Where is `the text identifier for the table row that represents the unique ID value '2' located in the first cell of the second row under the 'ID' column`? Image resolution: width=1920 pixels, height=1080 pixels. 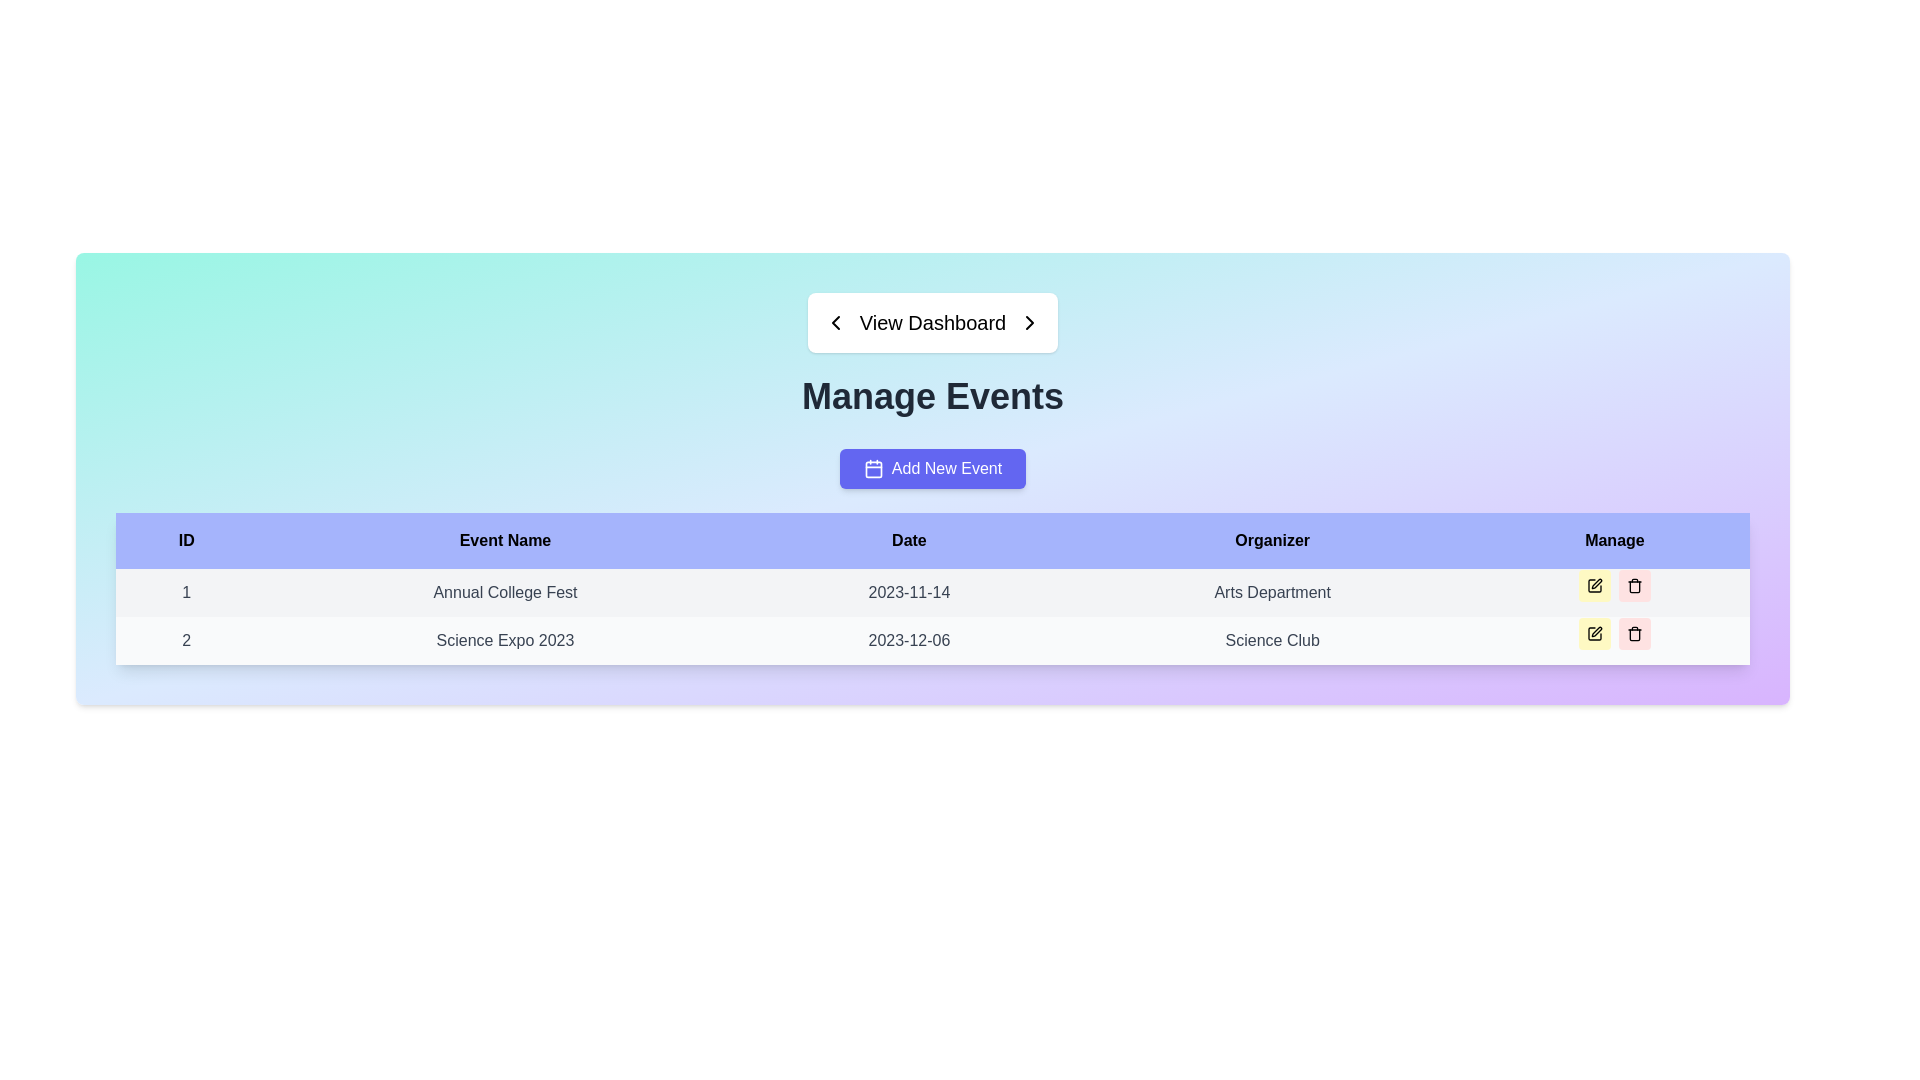
the text identifier for the table row that represents the unique ID value '2' located in the first cell of the second row under the 'ID' column is located at coordinates (186, 640).